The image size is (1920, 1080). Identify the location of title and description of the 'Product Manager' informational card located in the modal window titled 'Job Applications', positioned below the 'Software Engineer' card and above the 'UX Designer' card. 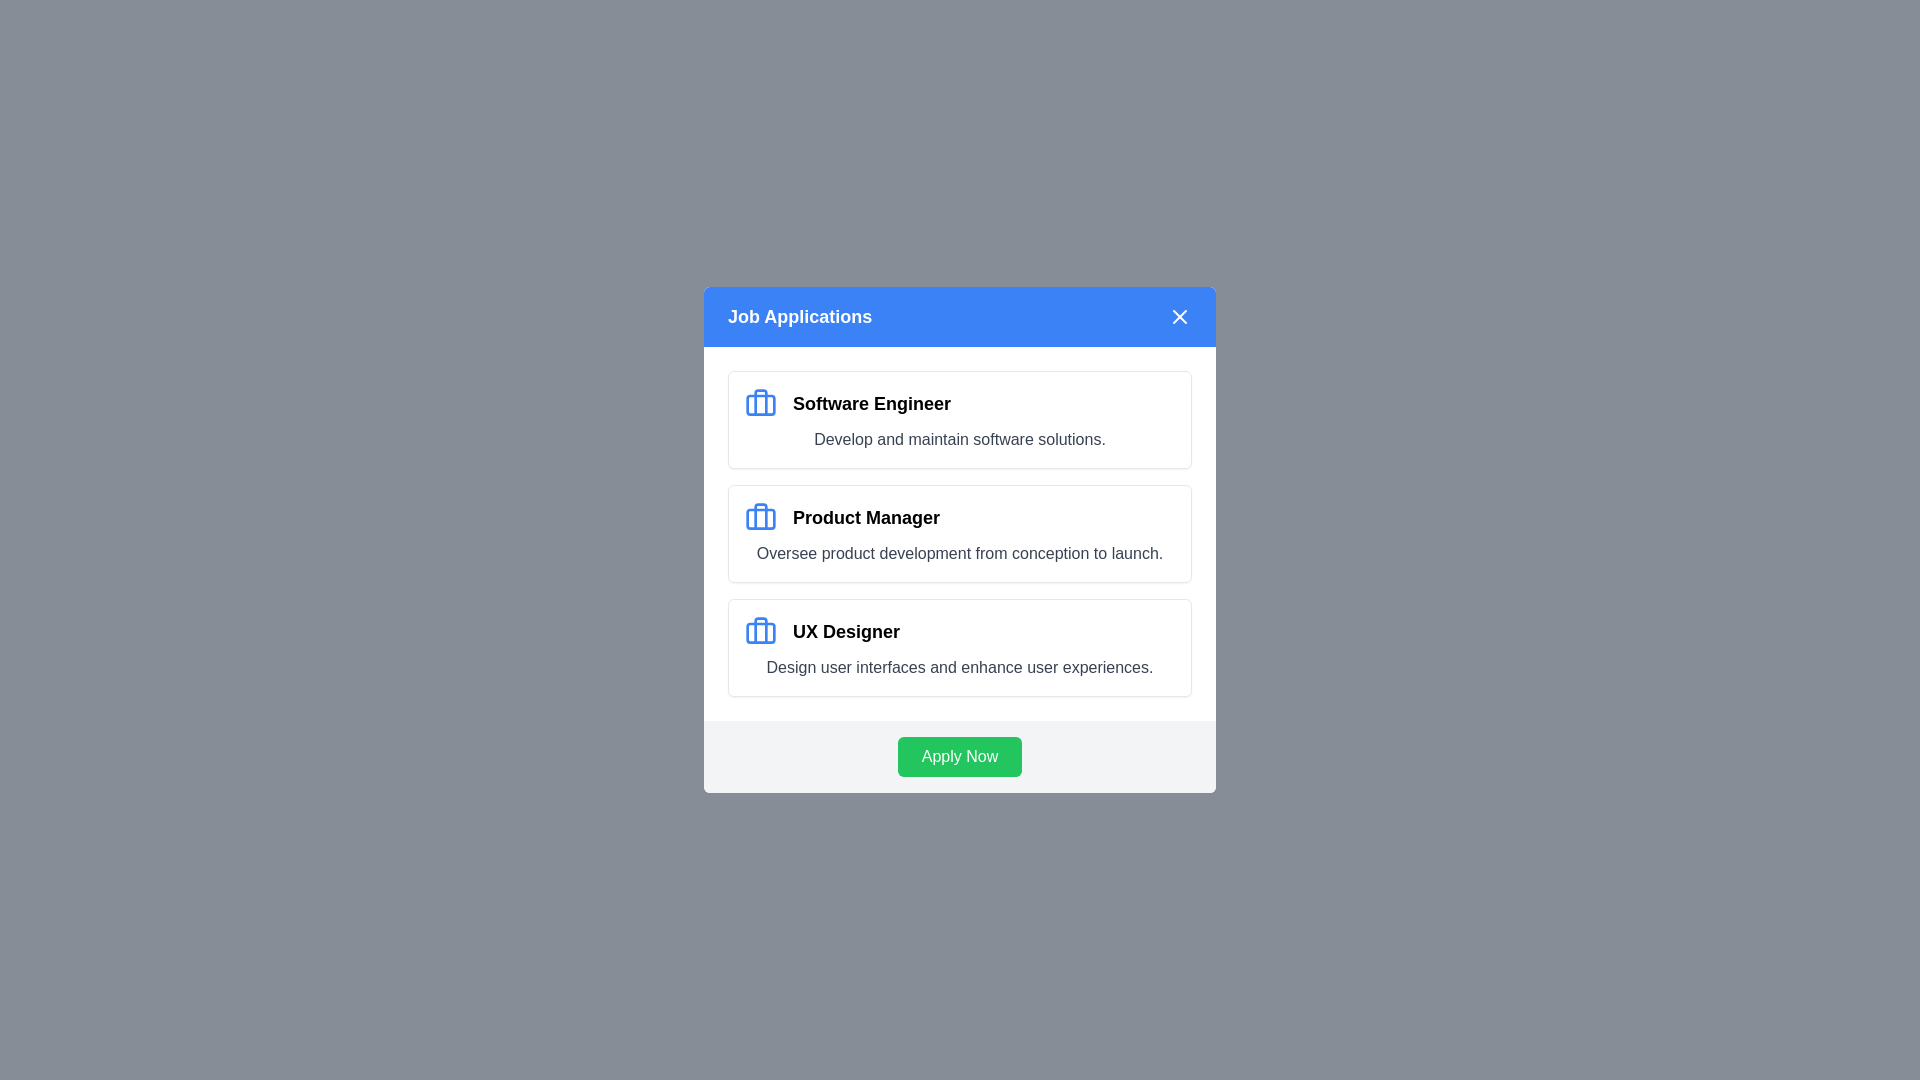
(960, 532).